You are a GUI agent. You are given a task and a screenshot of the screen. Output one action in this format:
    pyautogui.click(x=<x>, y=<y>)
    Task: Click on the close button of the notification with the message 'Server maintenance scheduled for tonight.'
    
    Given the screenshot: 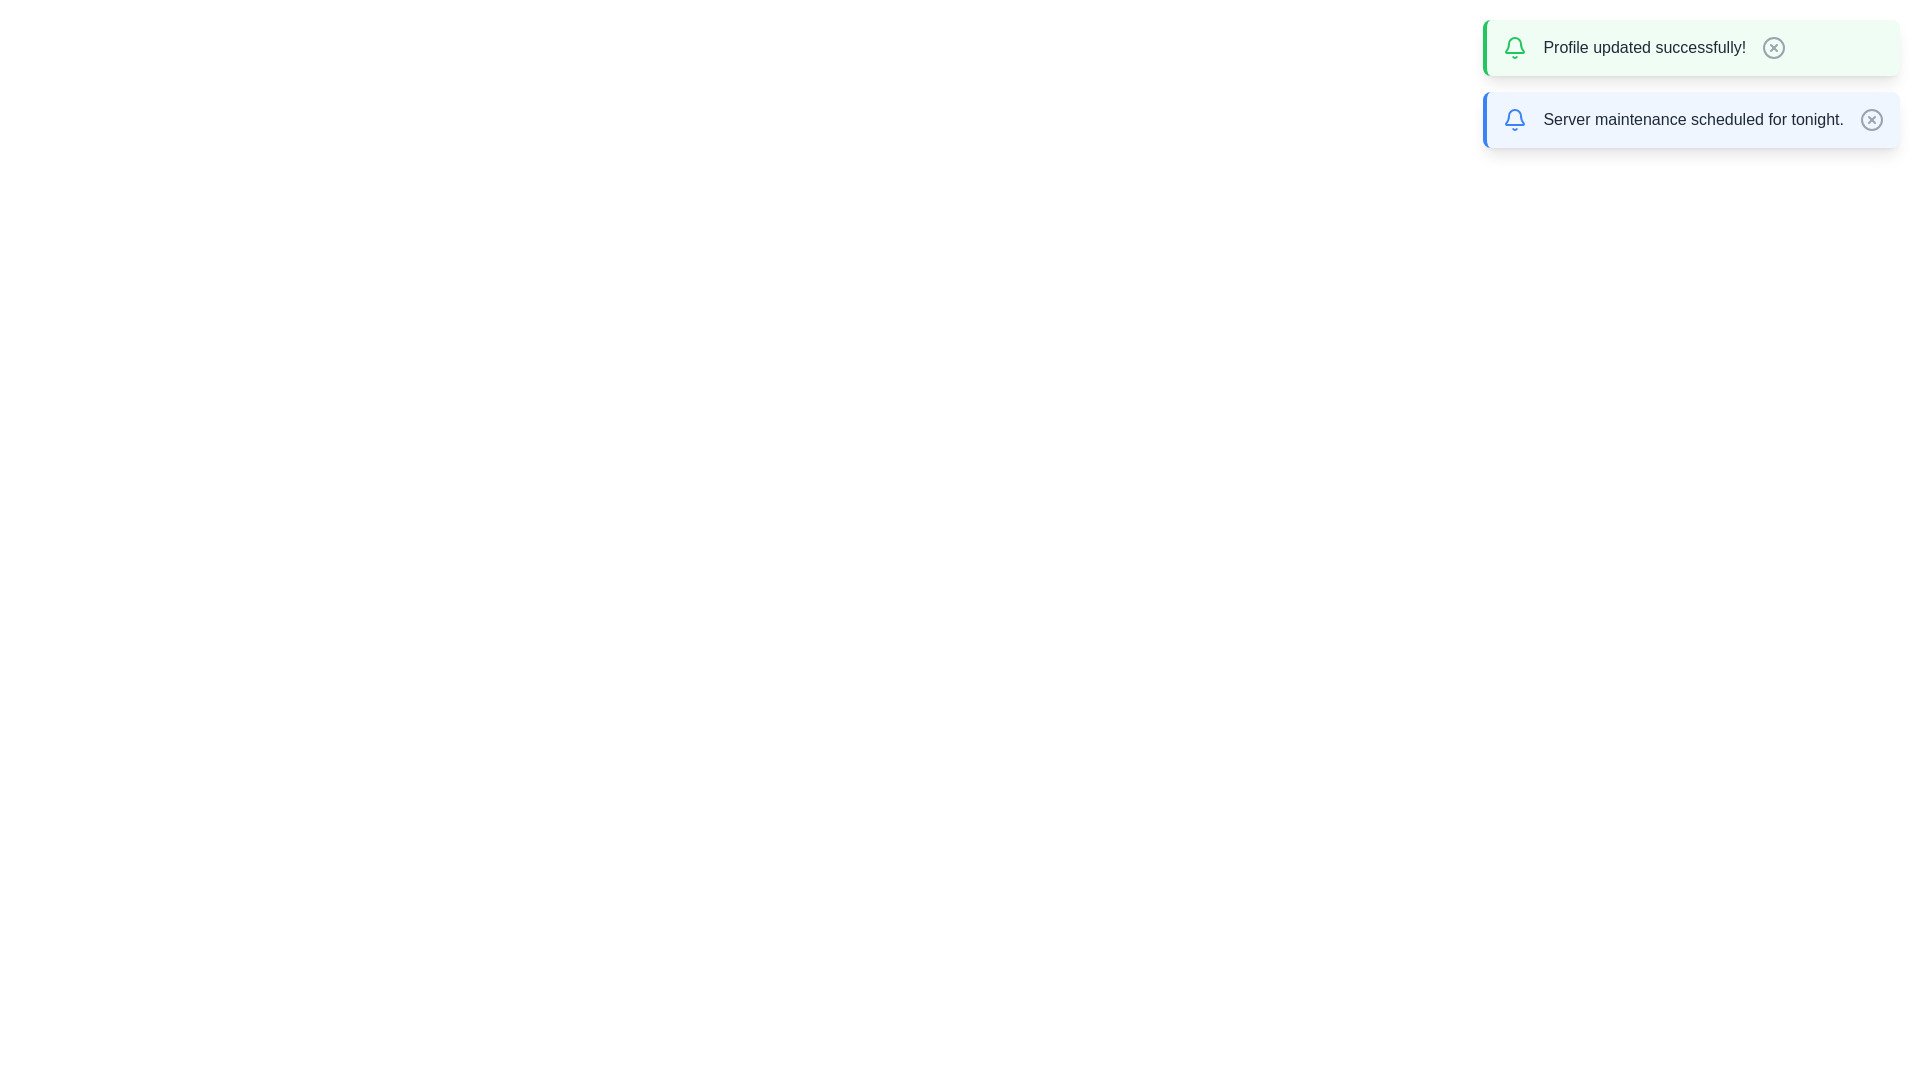 What is the action you would take?
    pyautogui.click(x=1871, y=119)
    